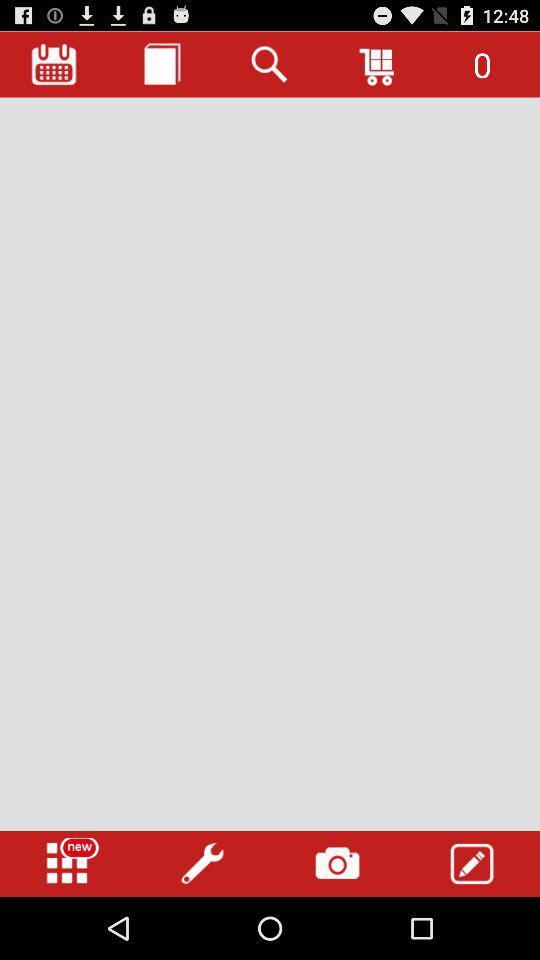 The image size is (540, 960). I want to click on the camera, so click(337, 863).